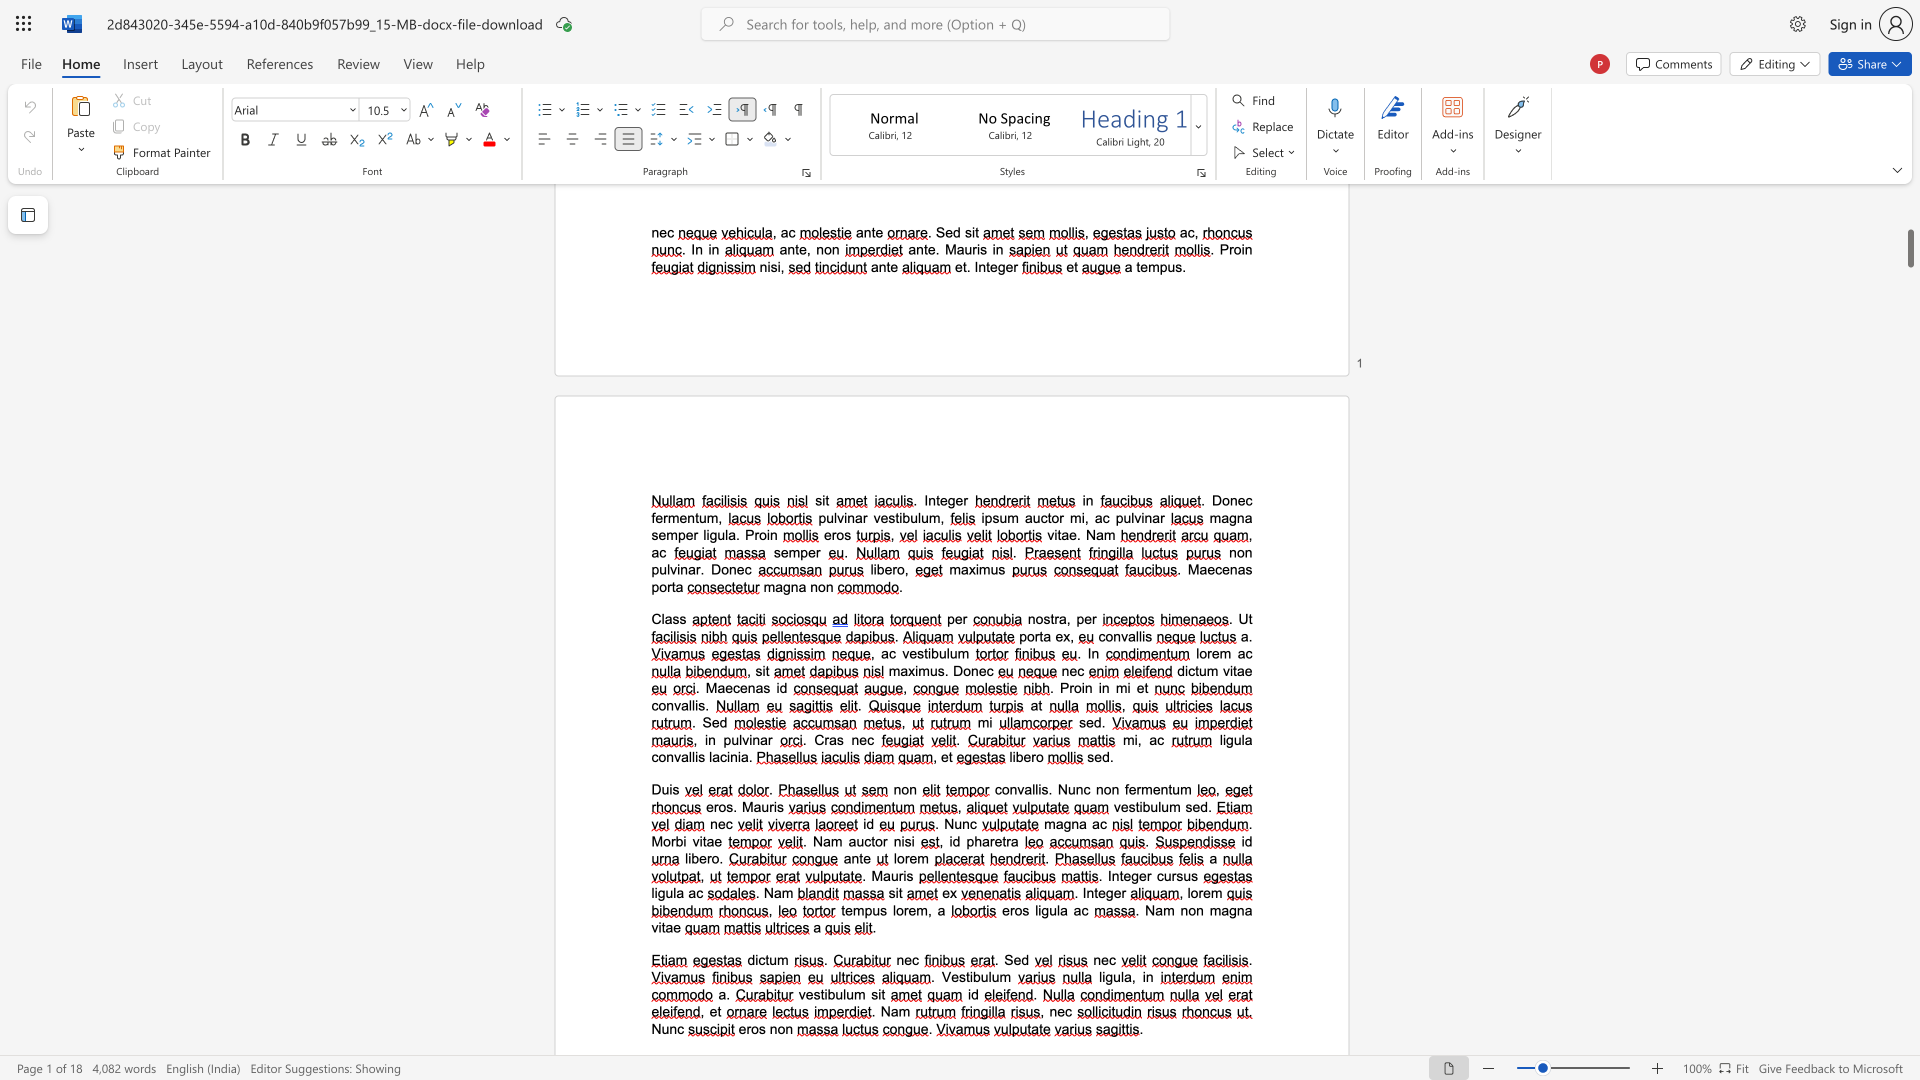 Image resolution: width=1920 pixels, height=1080 pixels. Describe the element at coordinates (1039, 618) in the screenshot. I see `the 1th character "o" in the text` at that location.